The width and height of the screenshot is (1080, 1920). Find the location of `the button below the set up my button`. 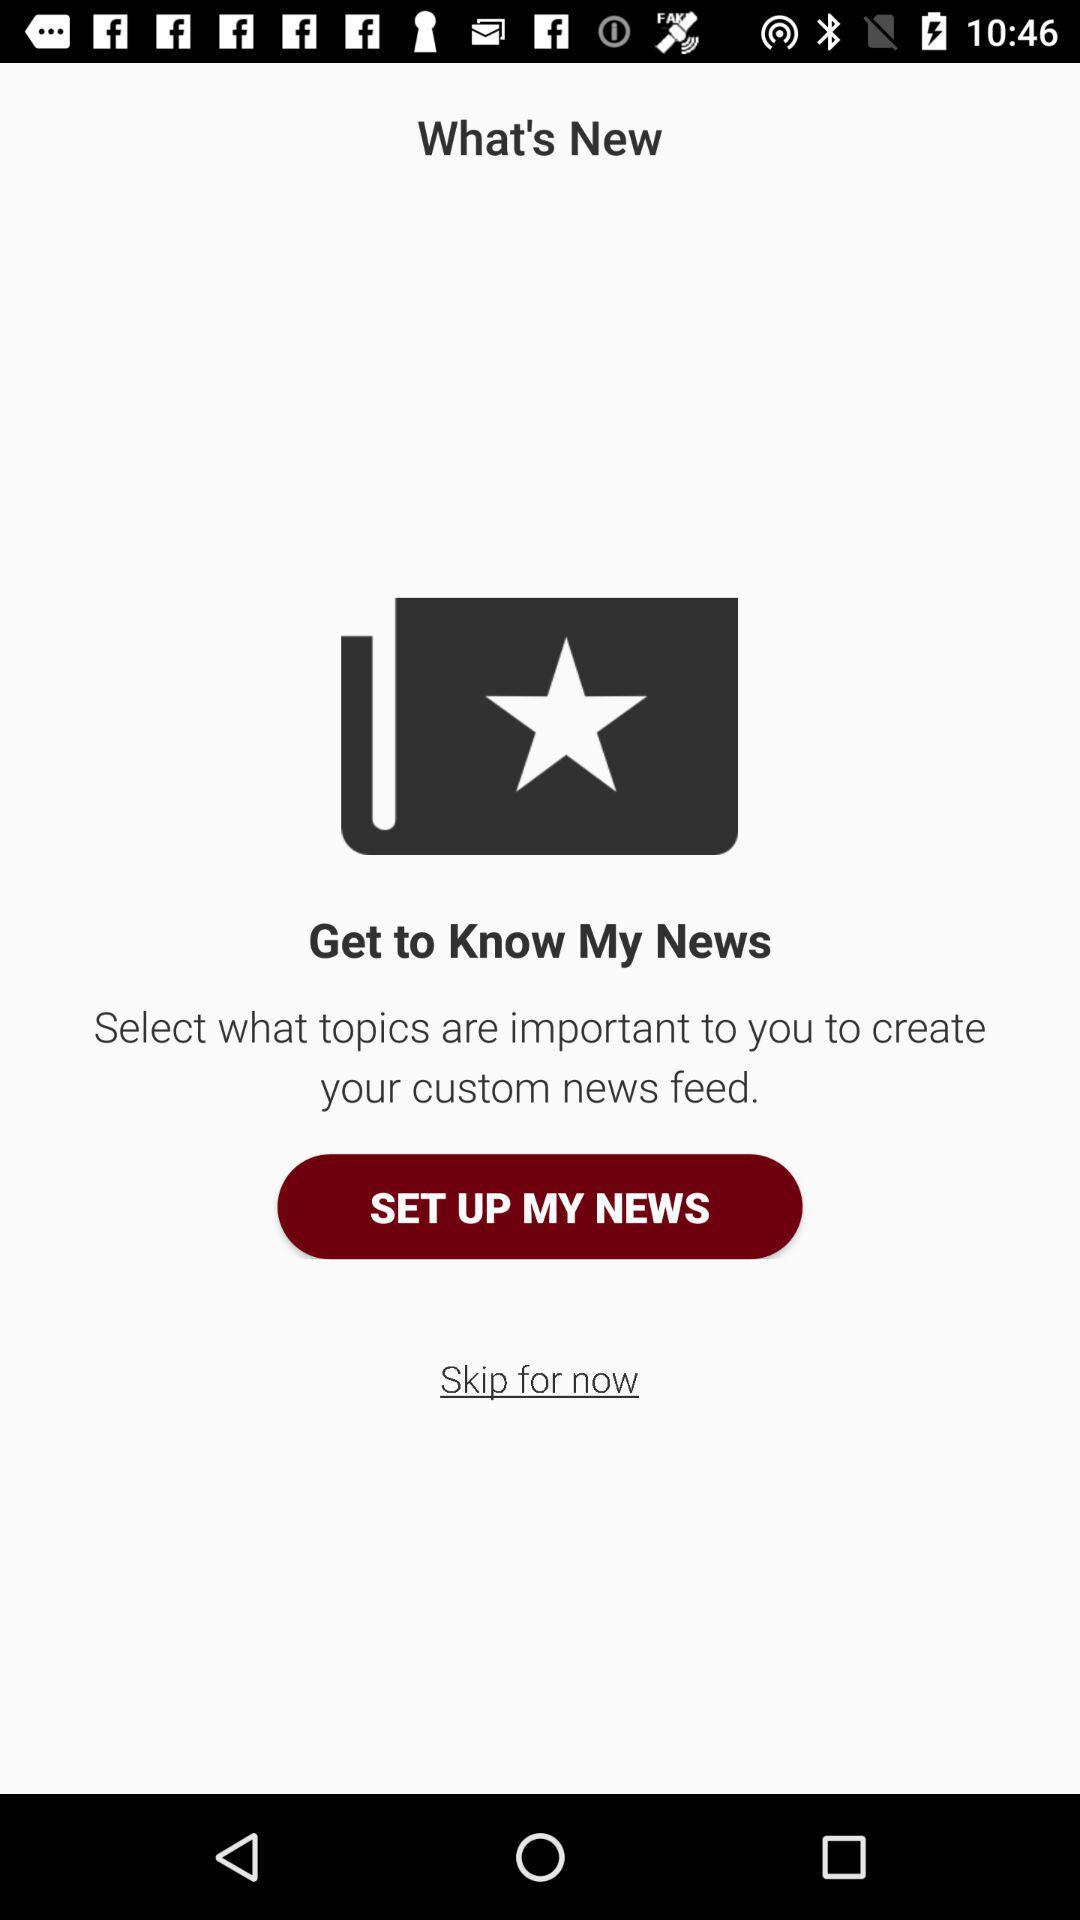

the button below the set up my button is located at coordinates (538, 1377).